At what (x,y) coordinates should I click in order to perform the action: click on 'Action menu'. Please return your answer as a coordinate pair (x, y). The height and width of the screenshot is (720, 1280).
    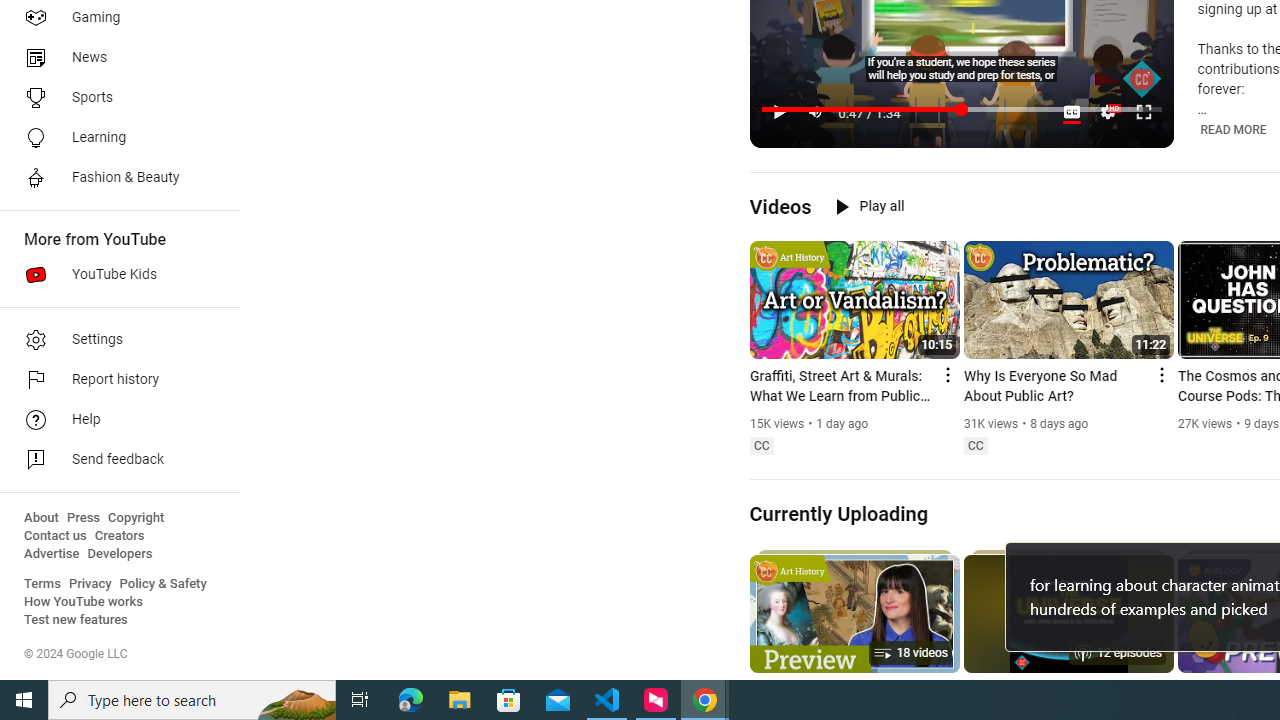
    Looking at the image, I should click on (1160, 375).